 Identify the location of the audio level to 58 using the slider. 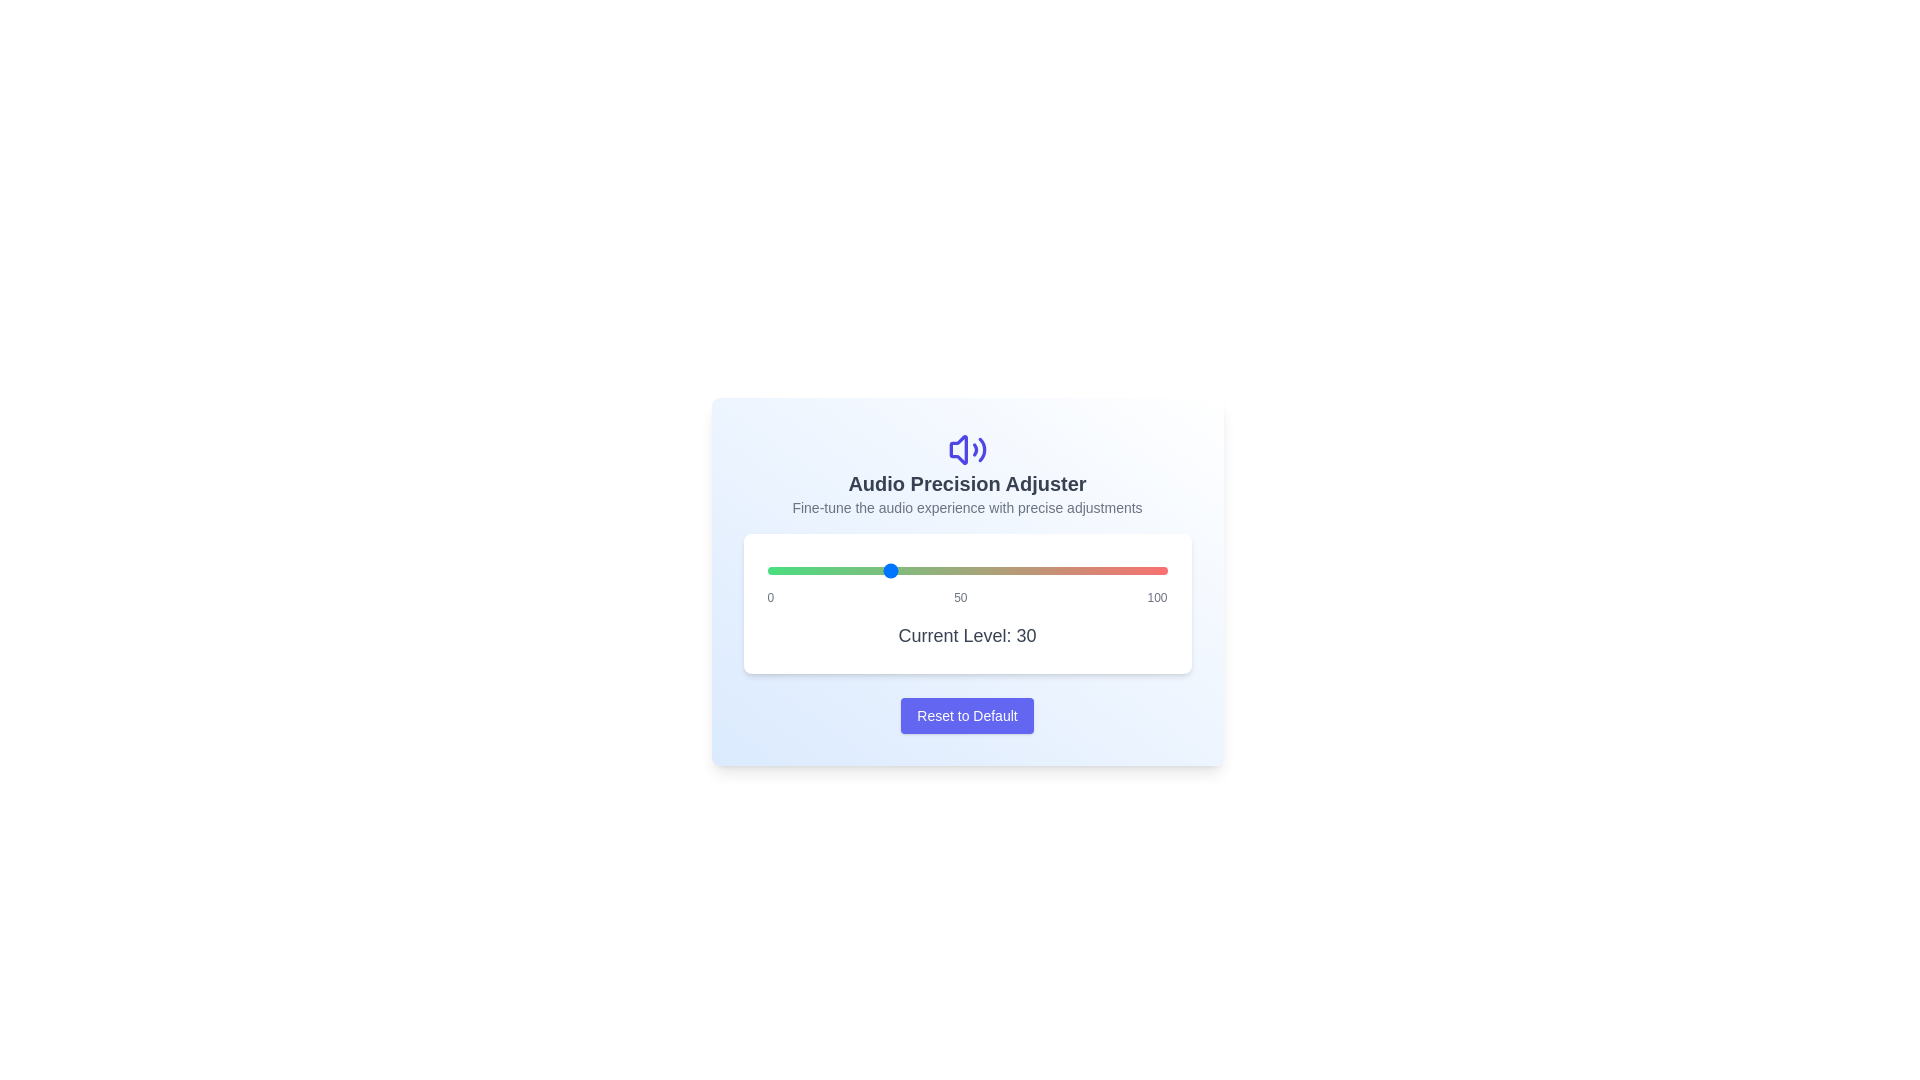
(999, 570).